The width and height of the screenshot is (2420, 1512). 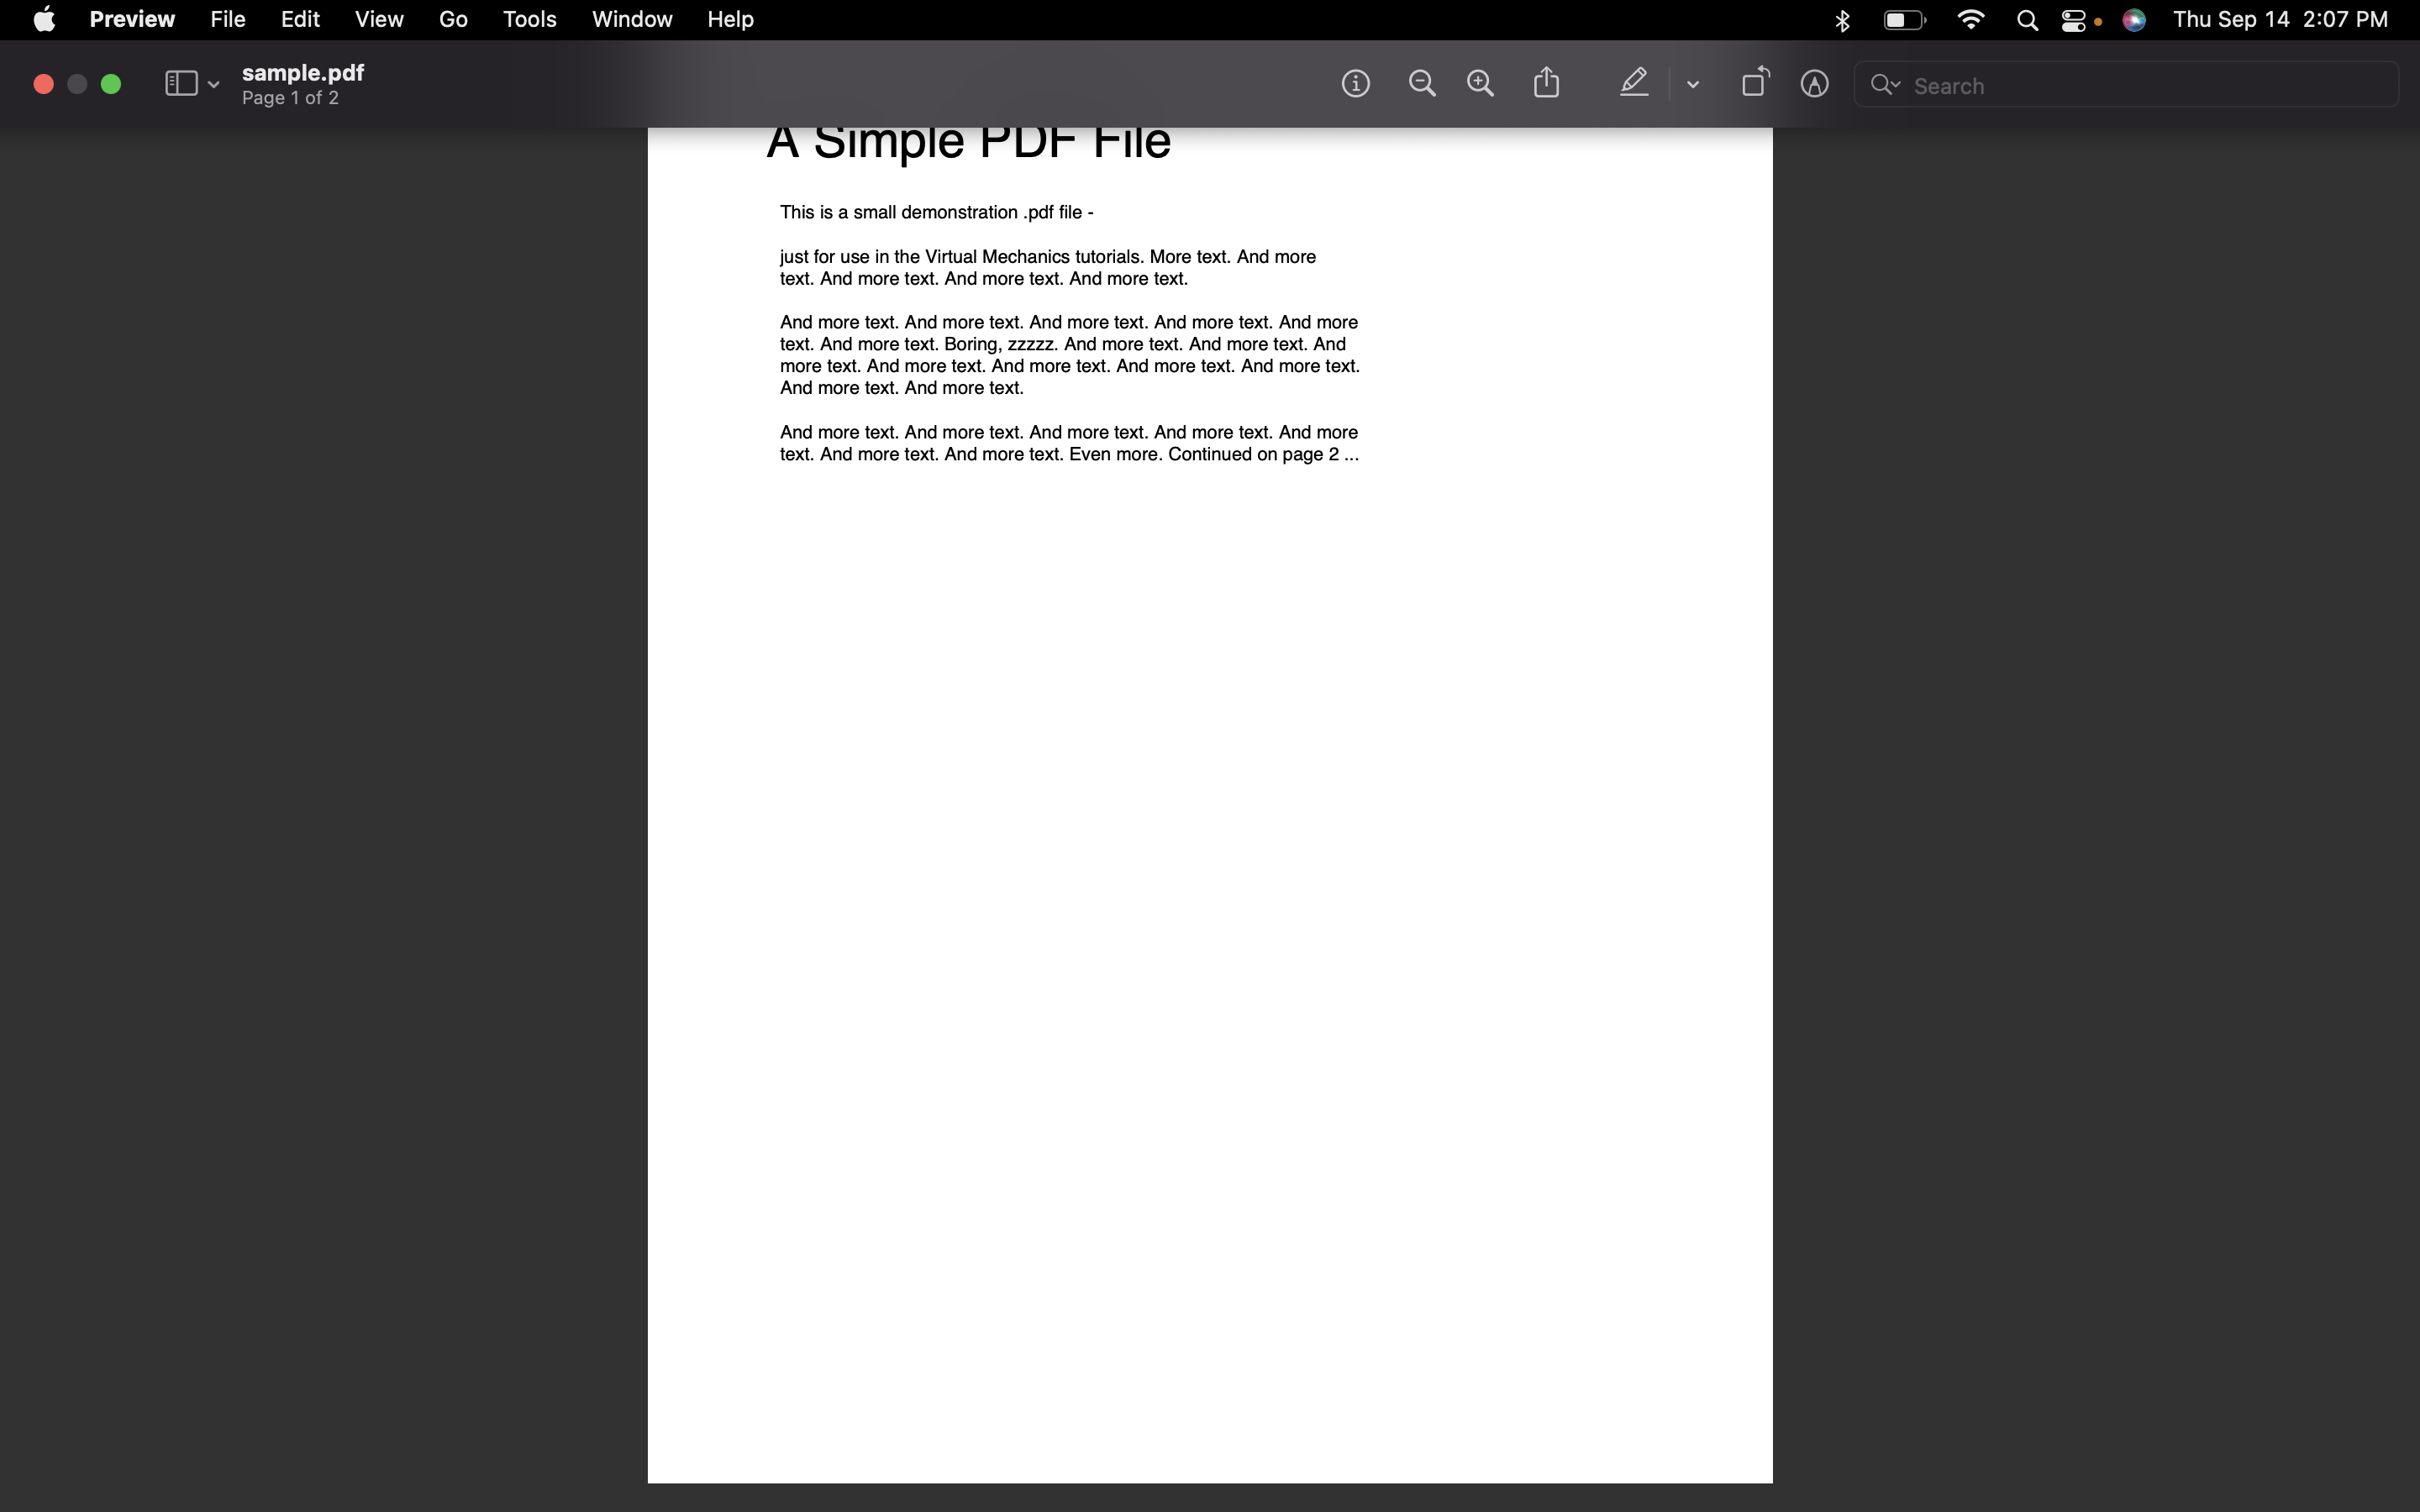 What do you see at coordinates (3500530, 1471932) in the screenshot?
I see `the page below by scrolling down` at bounding box center [3500530, 1471932].